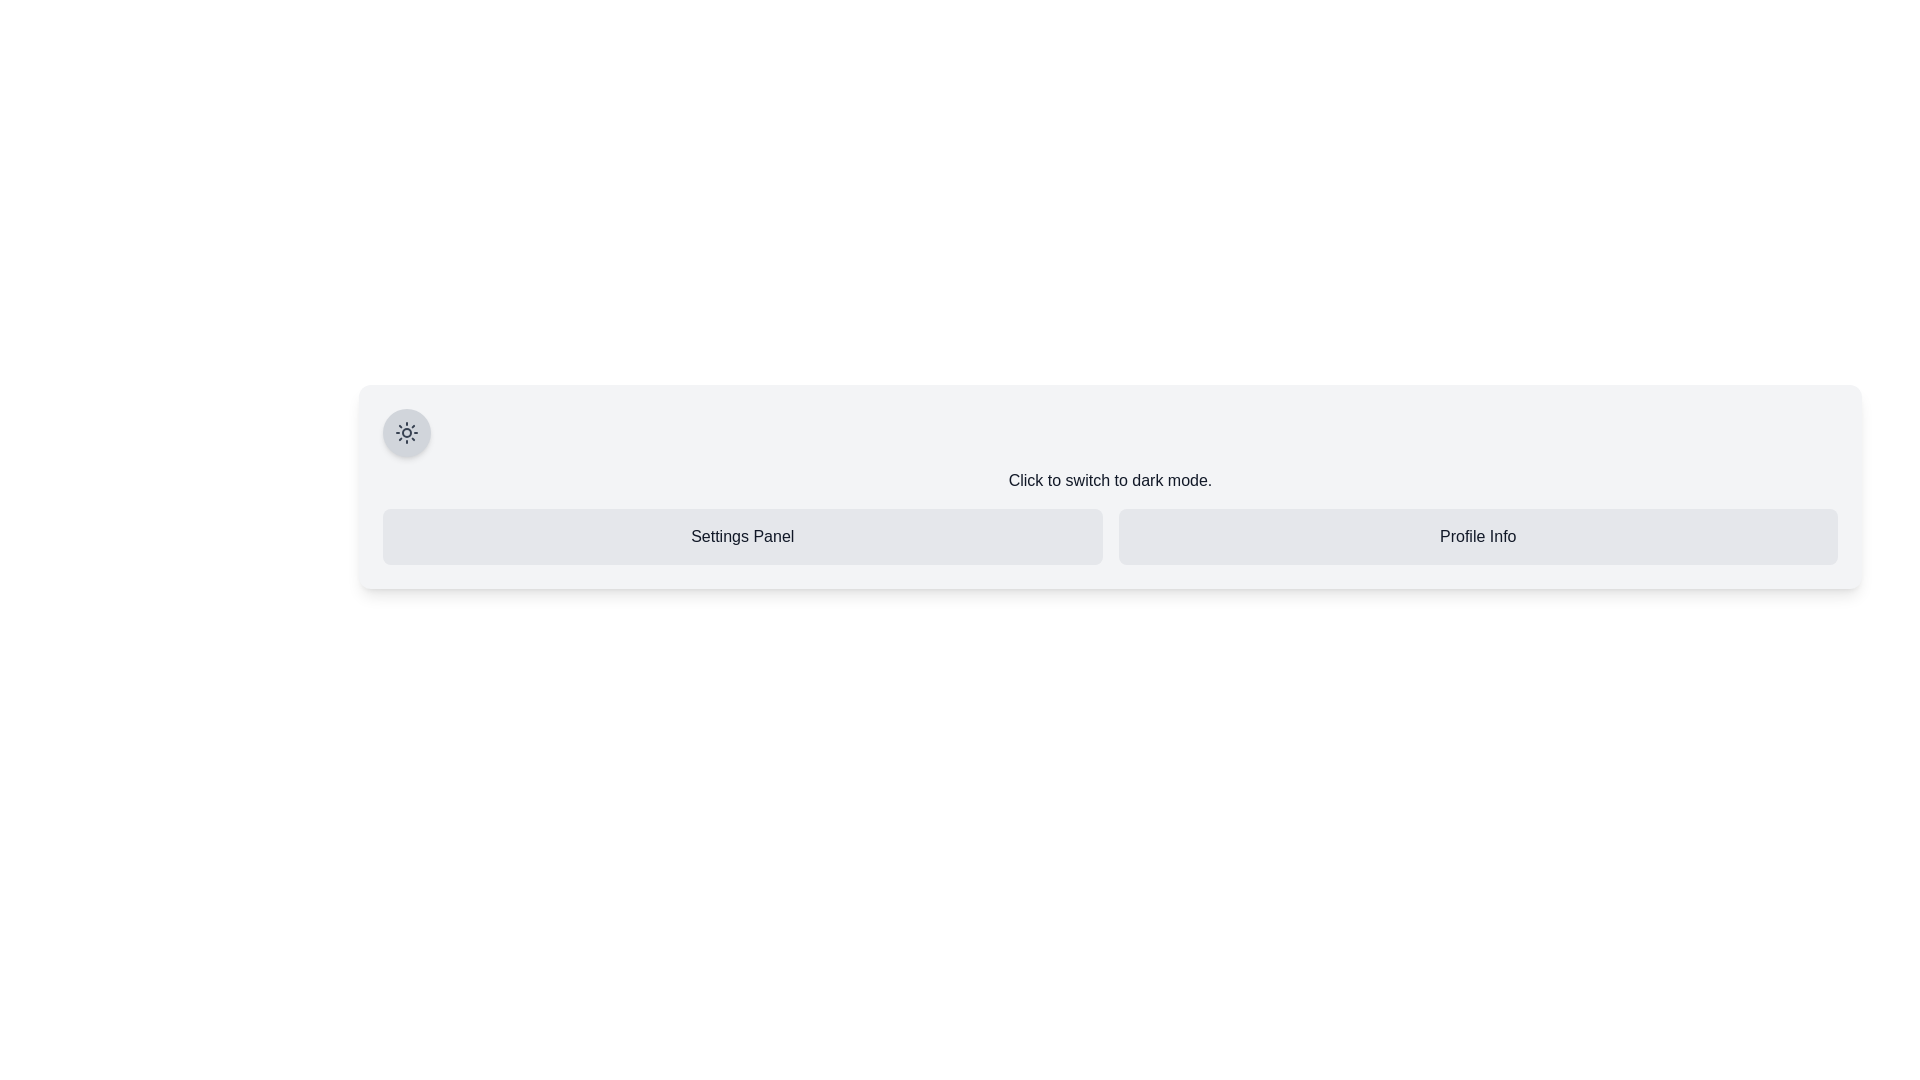 Image resolution: width=1920 pixels, height=1080 pixels. What do you see at coordinates (406, 431) in the screenshot?
I see `the circular button with a sun icon, which has a gray background and is located in the top-left corner of the panel` at bounding box center [406, 431].